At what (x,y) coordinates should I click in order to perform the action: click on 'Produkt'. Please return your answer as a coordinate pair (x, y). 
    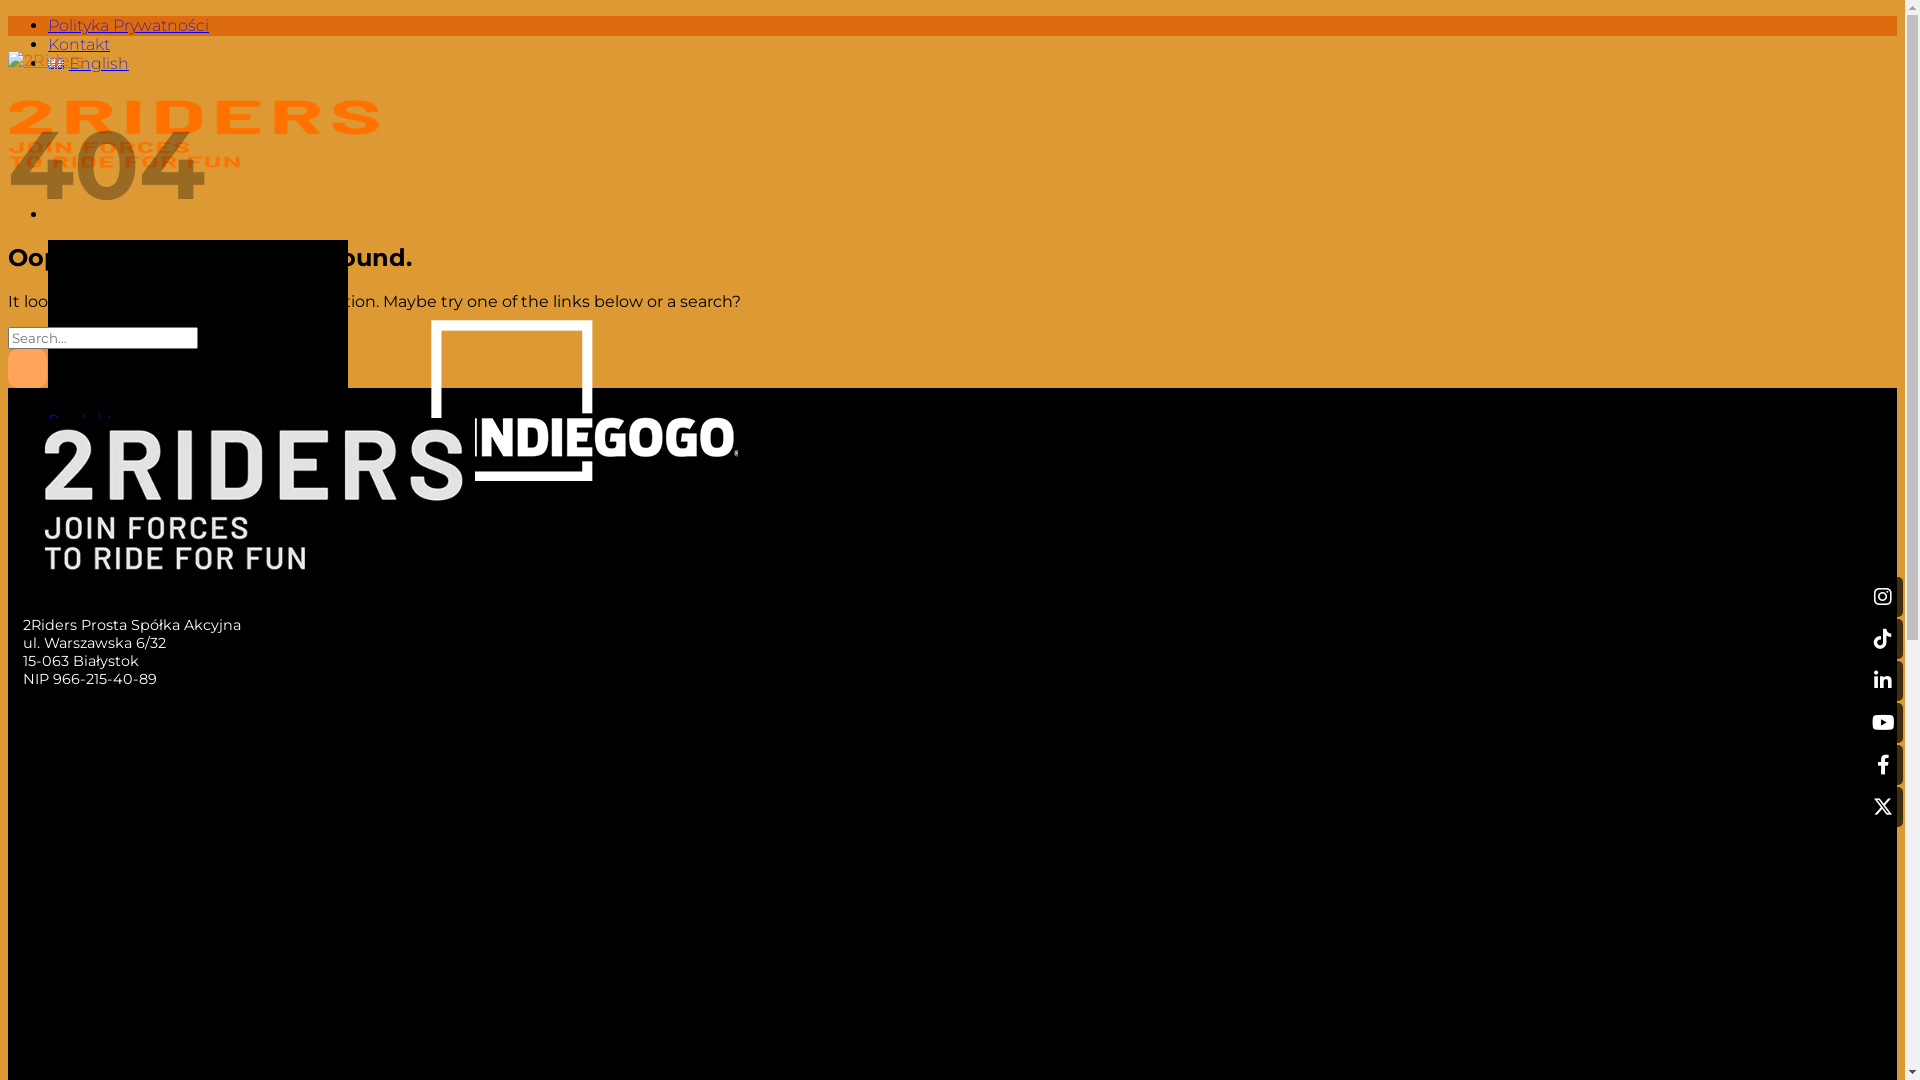
    Looking at the image, I should click on (48, 419).